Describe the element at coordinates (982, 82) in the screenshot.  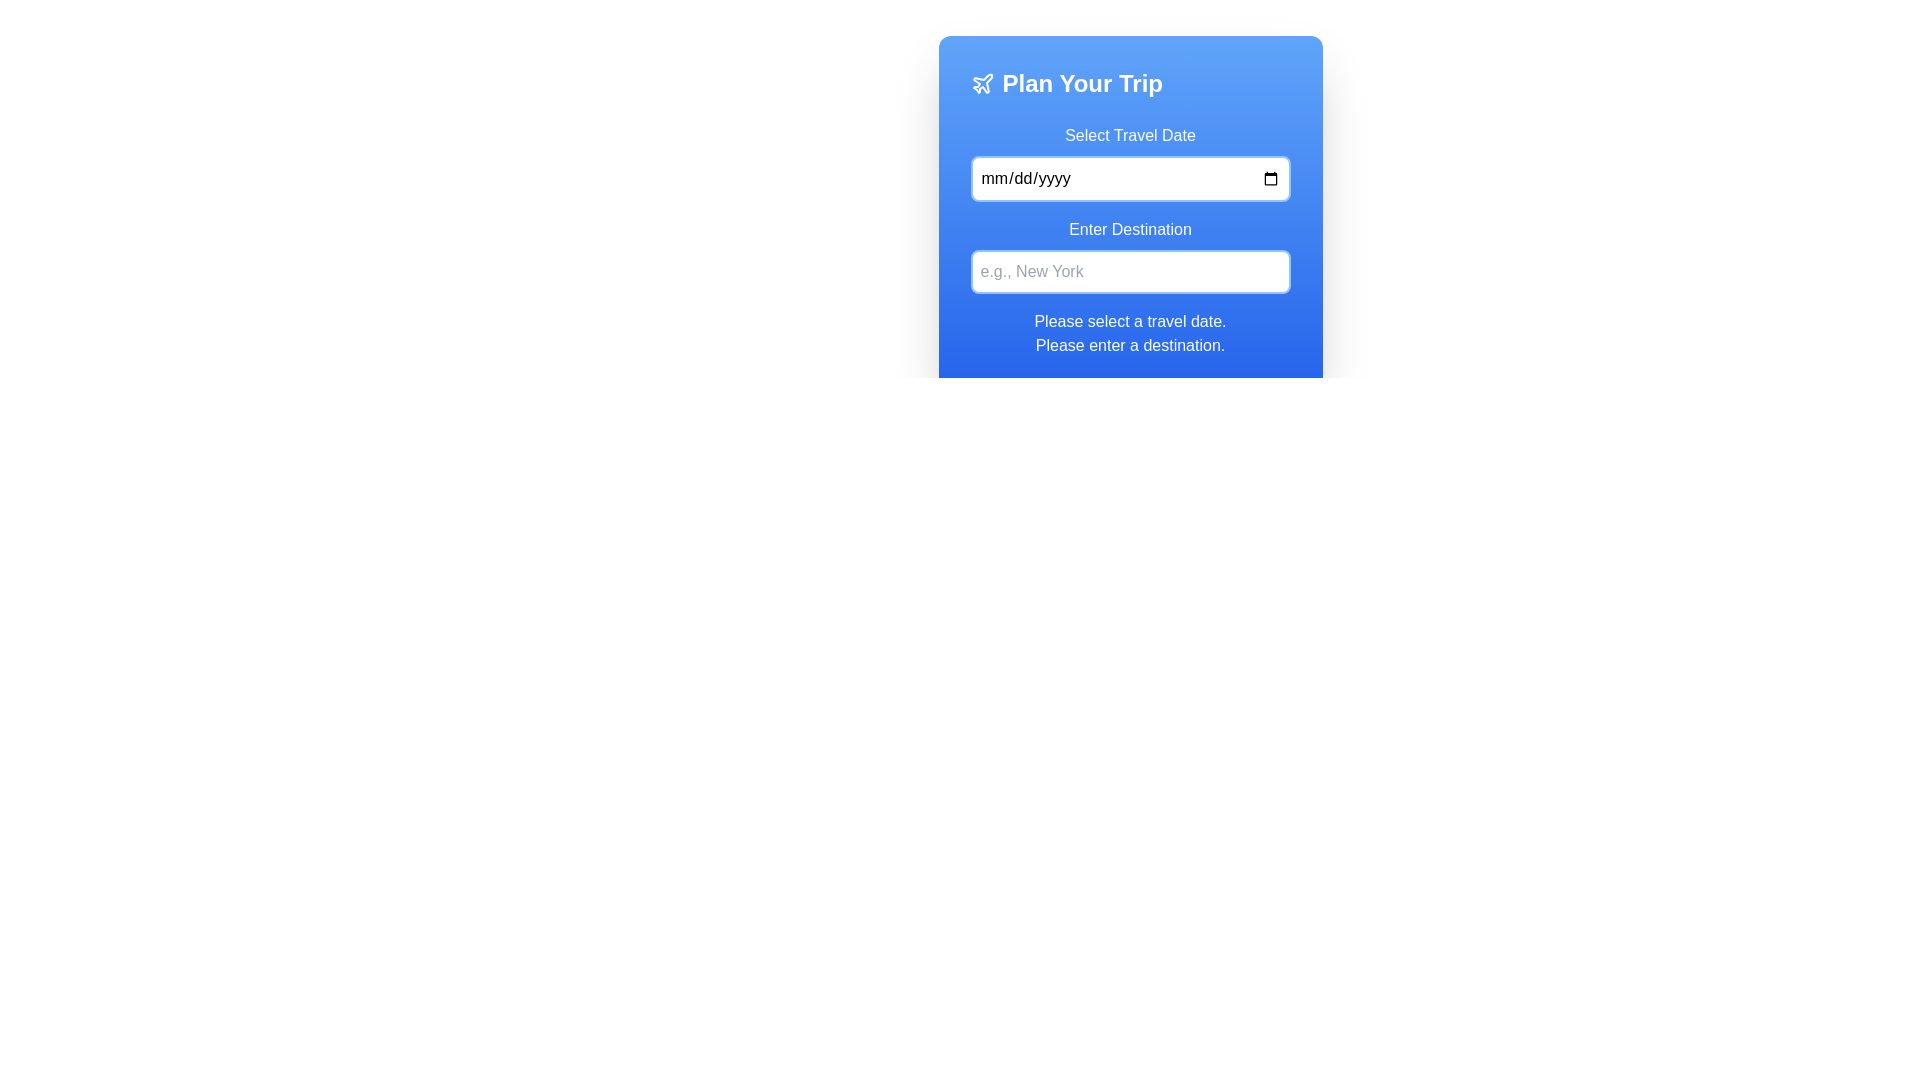
I see `the travel icon located to the left of the text 'Plan Your Trip' in the header section` at that location.